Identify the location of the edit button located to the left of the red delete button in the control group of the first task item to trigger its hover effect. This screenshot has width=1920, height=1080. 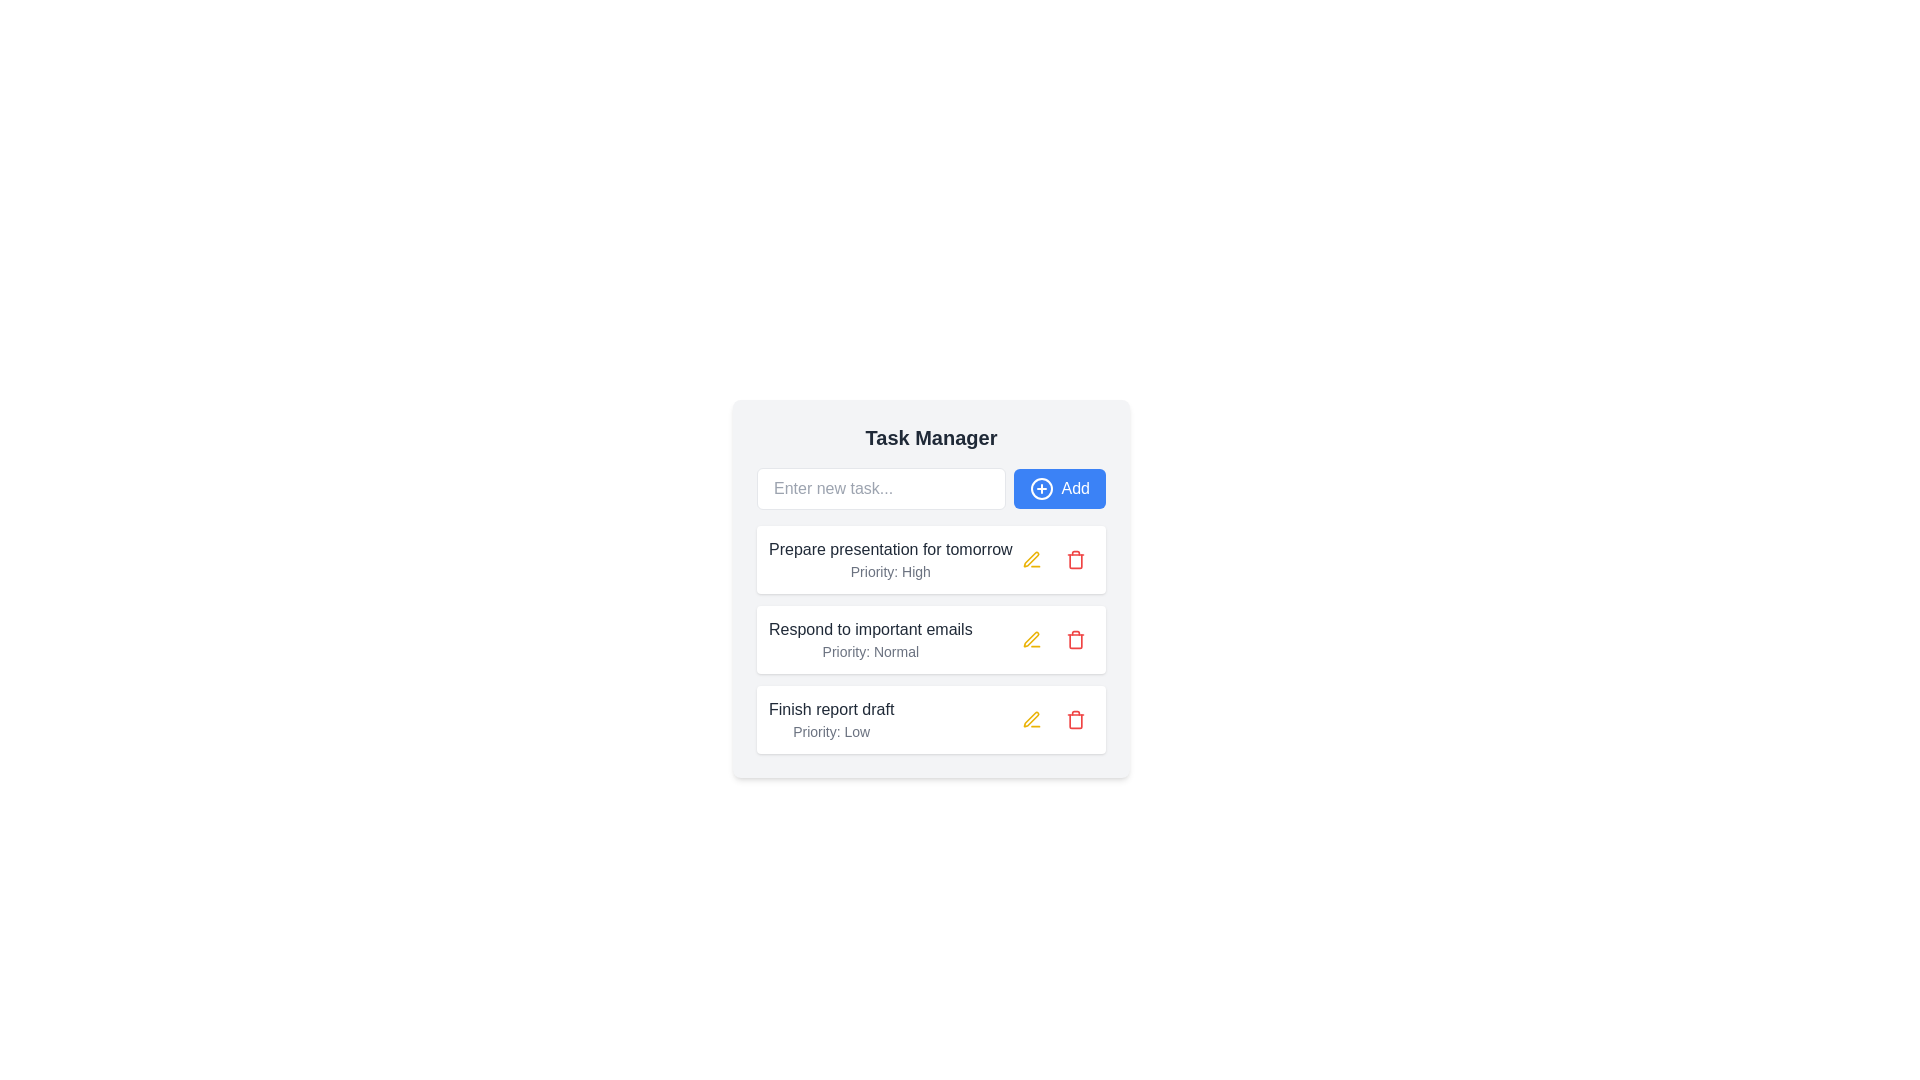
(1032, 559).